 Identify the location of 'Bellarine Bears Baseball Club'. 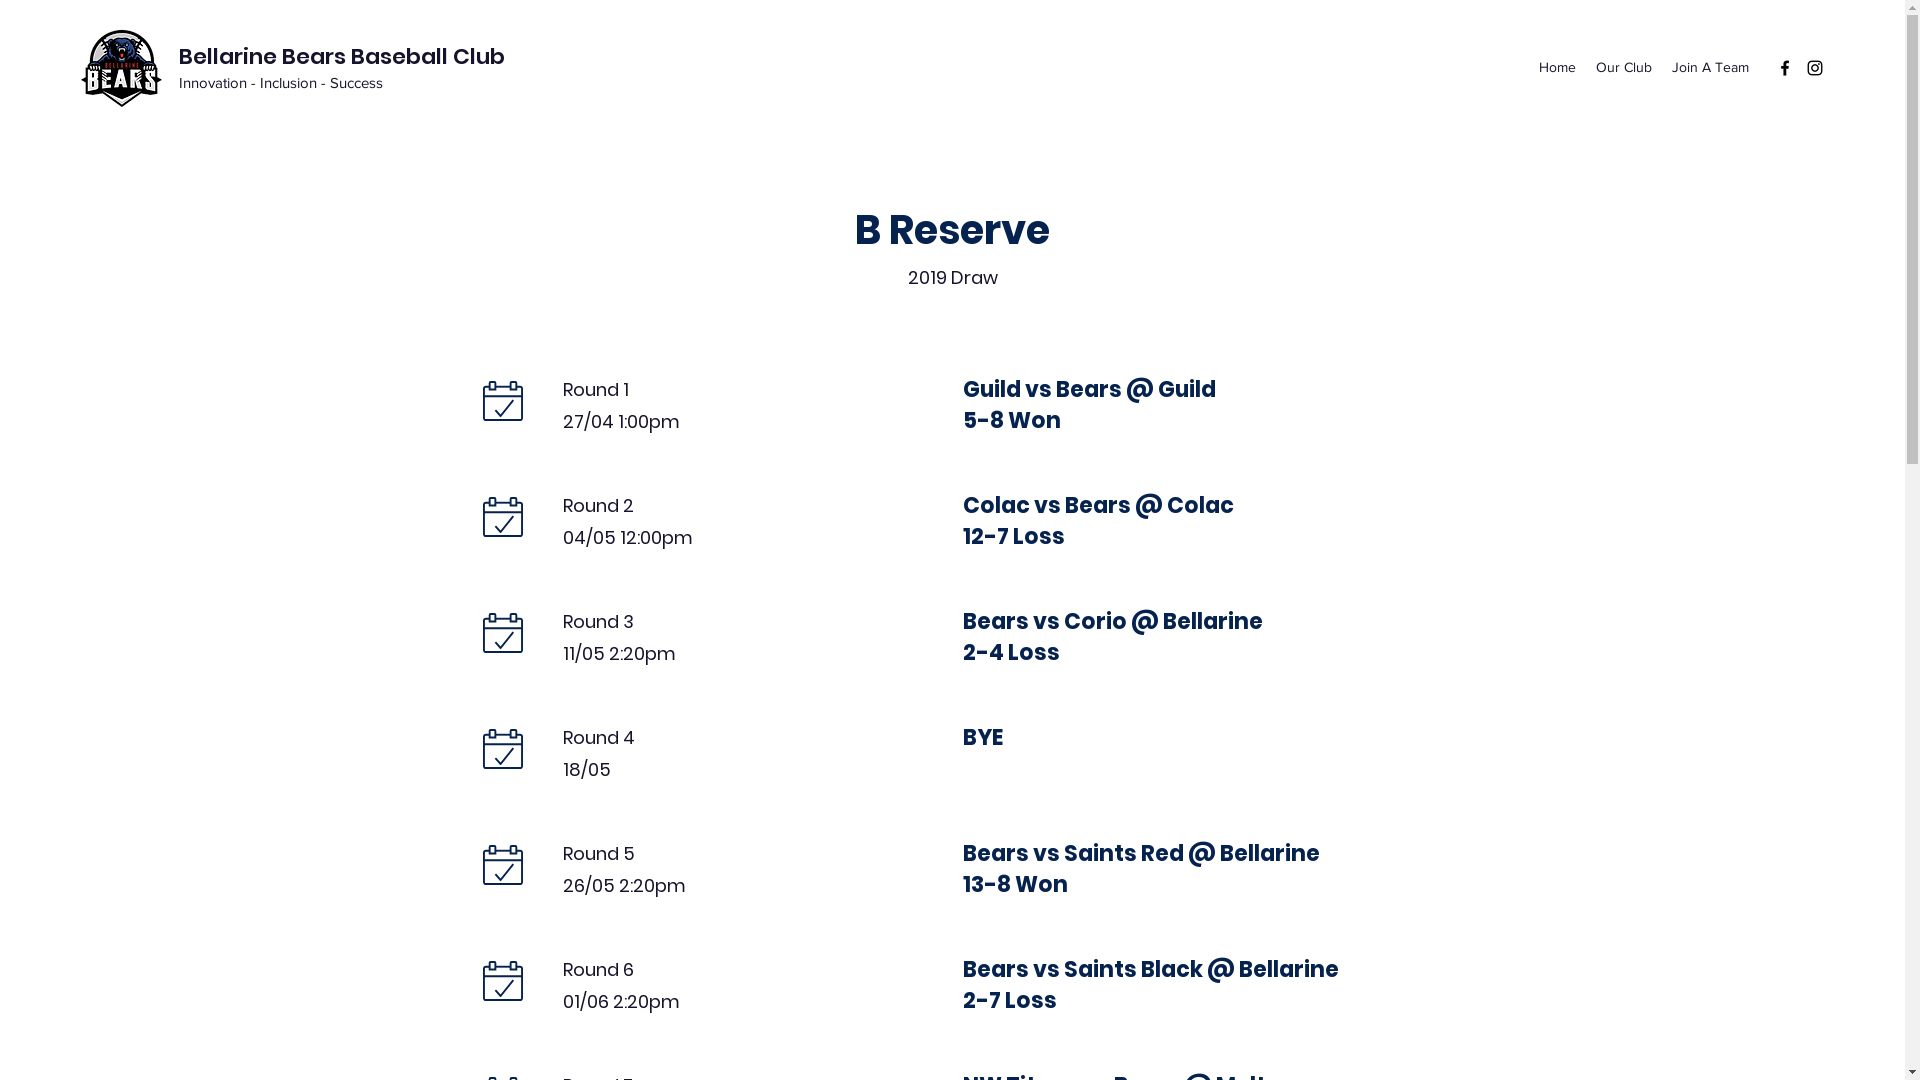
(341, 55).